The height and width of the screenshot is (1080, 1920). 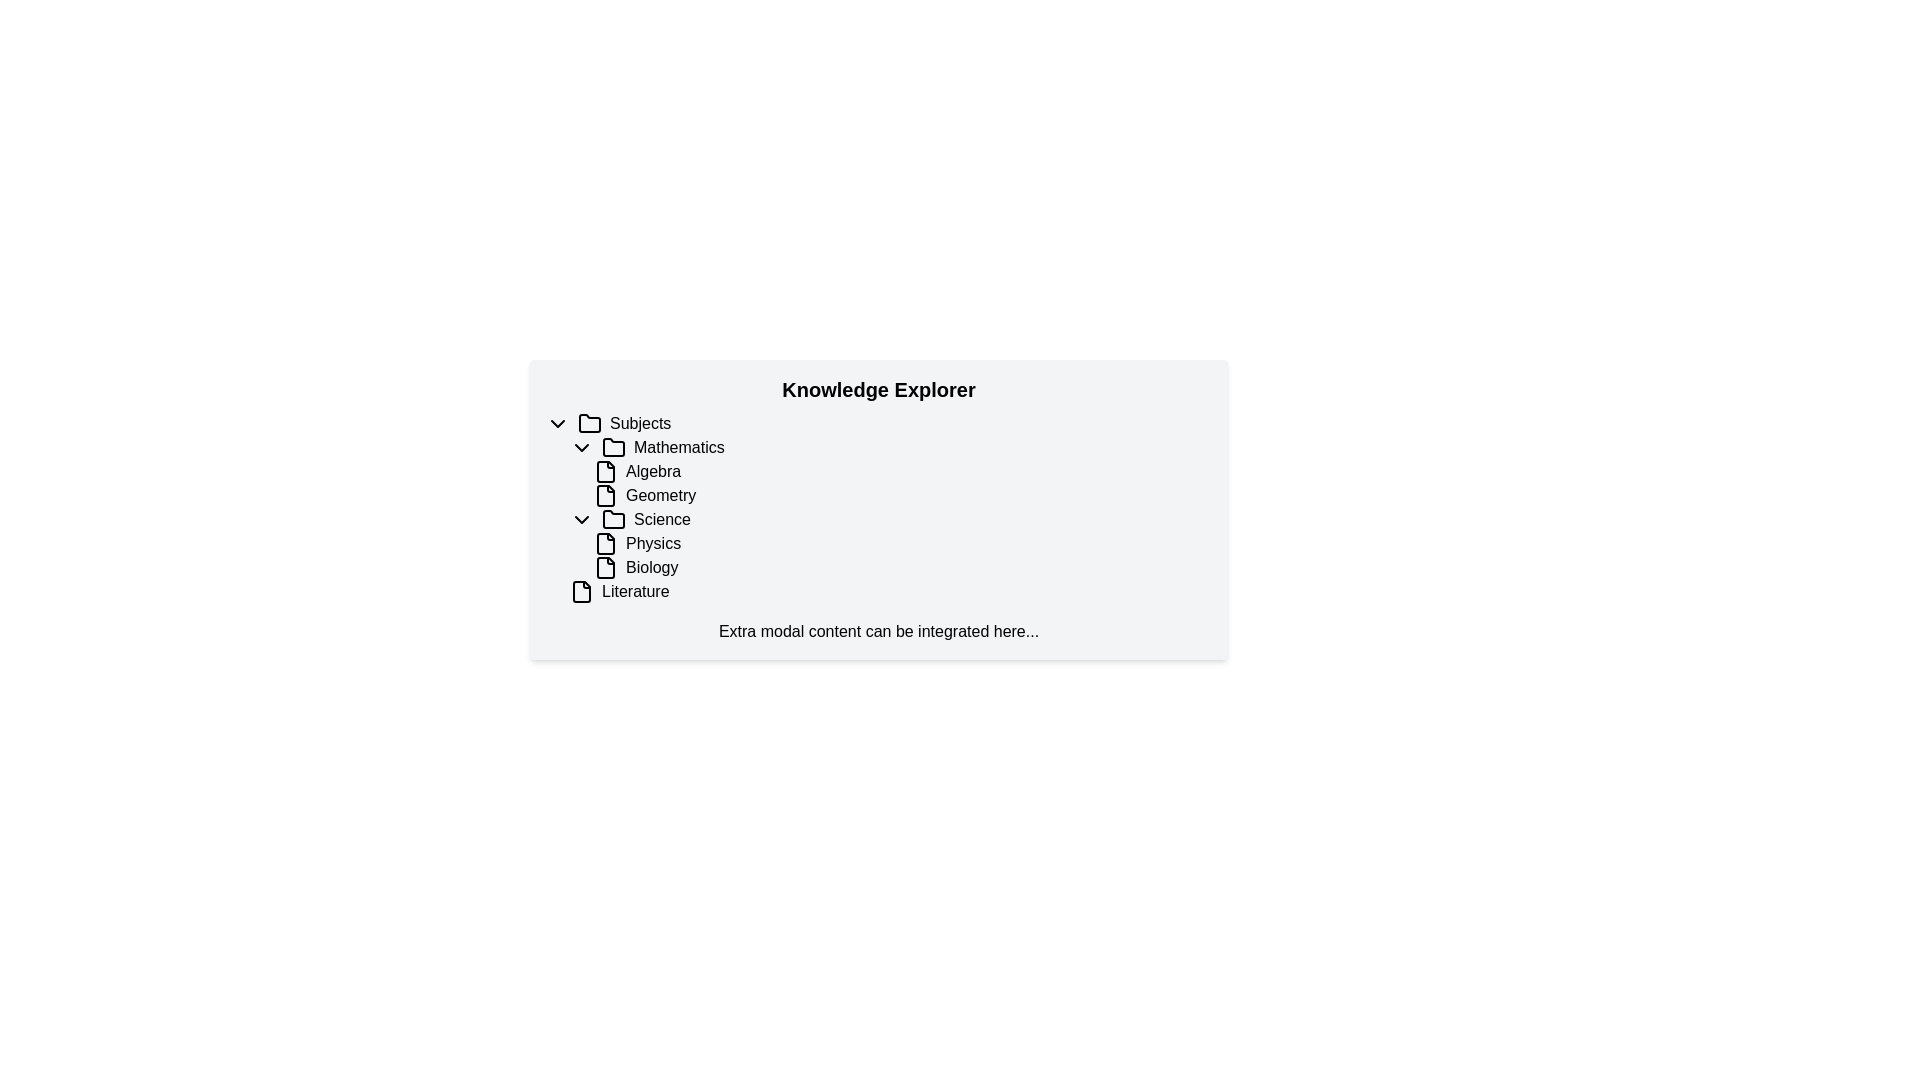 I want to click on the document icon representing the 'Biology' category in the 'Knowledge Explorer' folder tree, which features a rectangular shape with a folded corner at the top-right, so click(x=604, y=567).